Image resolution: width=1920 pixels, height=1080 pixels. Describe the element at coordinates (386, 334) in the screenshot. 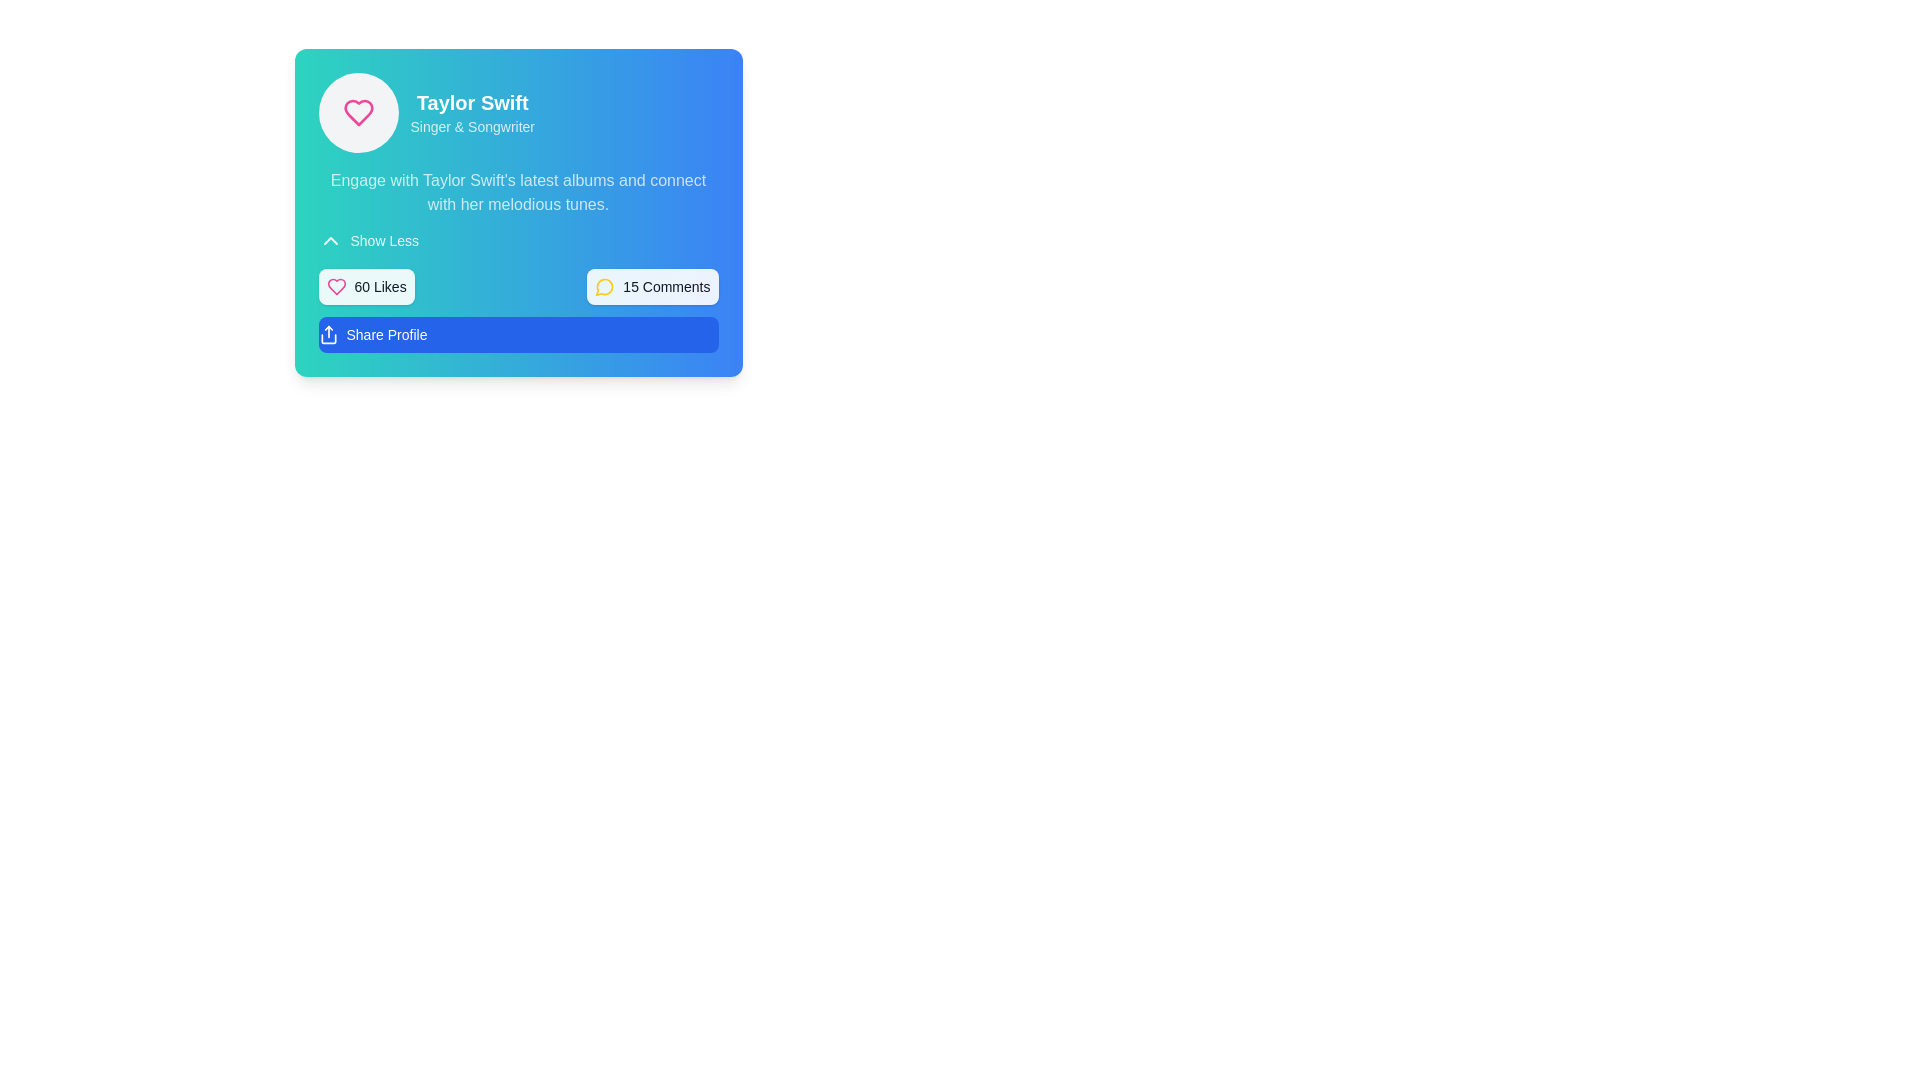

I see `the 'Share Profile' button, which is a blue button with rounded corners displaying white text, located in the lower section of the profile card interface` at that location.